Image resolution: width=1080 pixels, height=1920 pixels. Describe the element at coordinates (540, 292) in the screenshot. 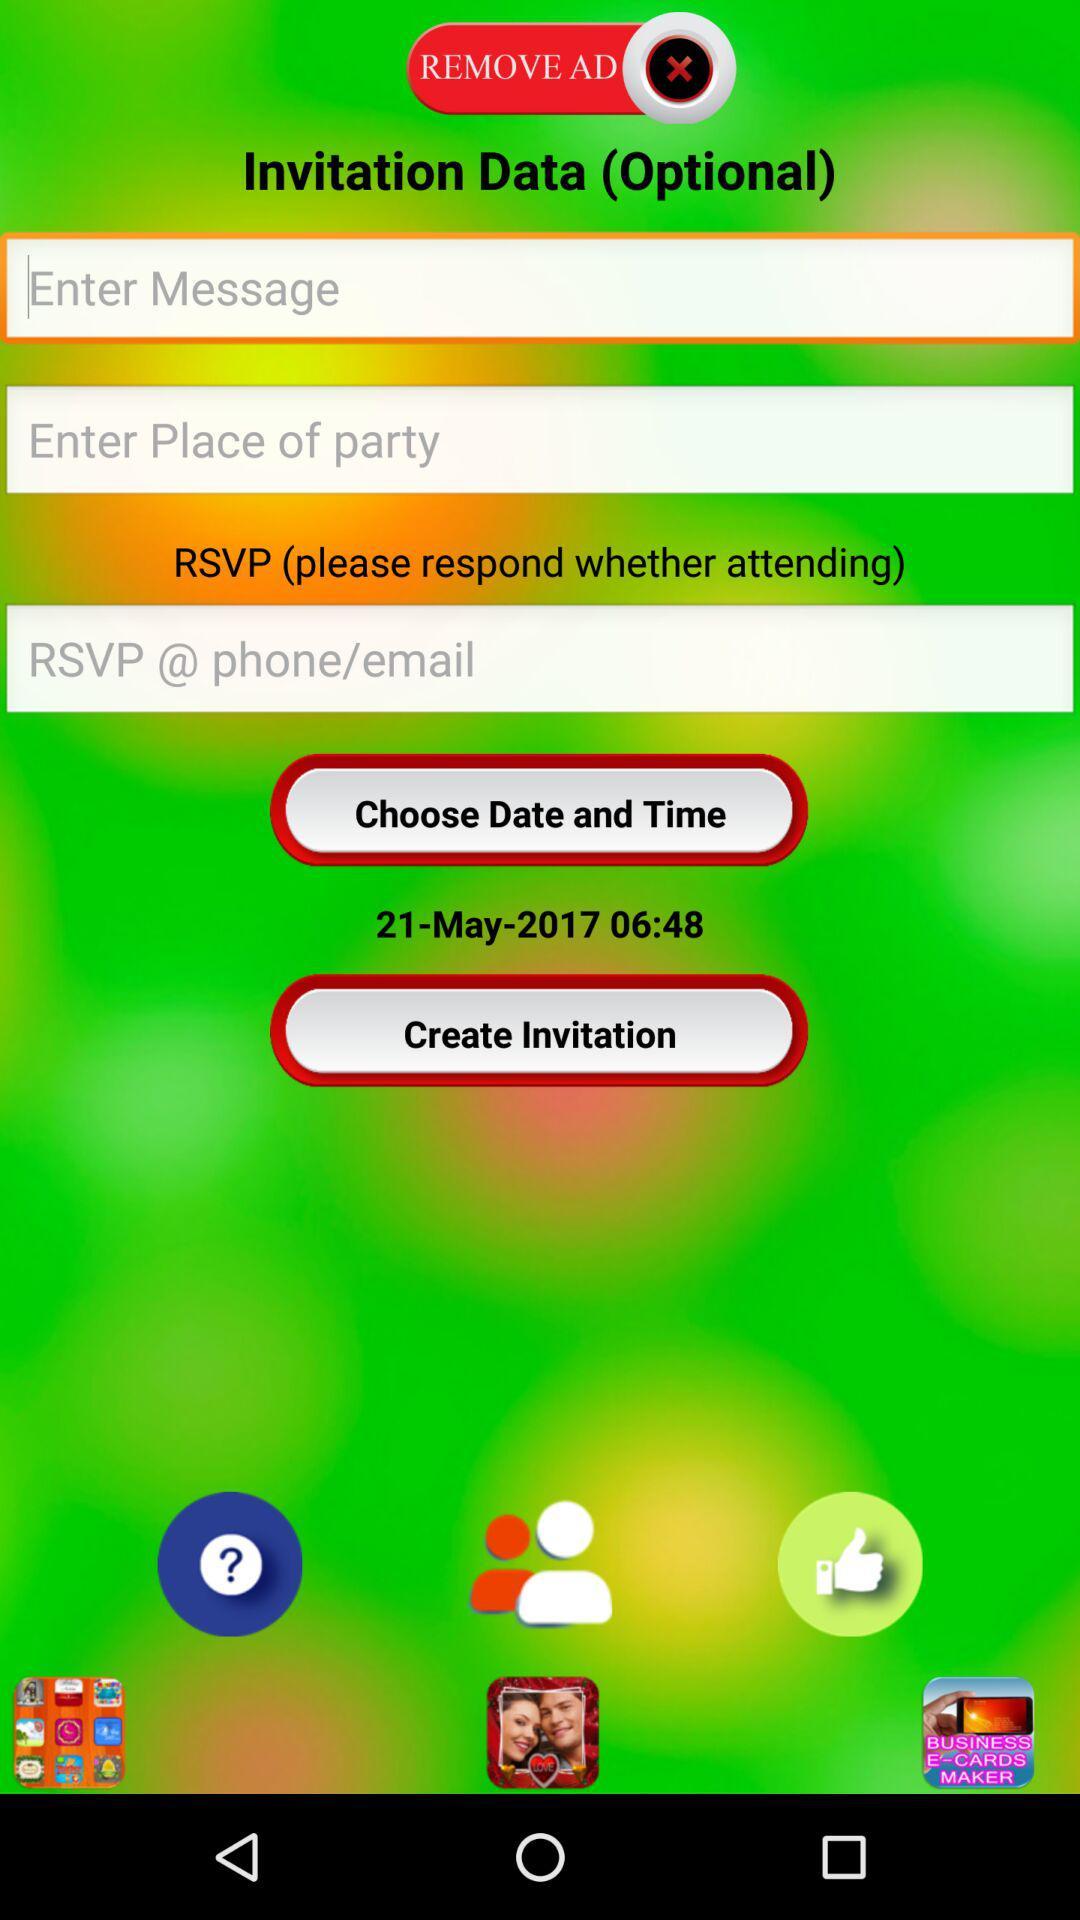

I see `item below the invitation data (optional) app` at that location.